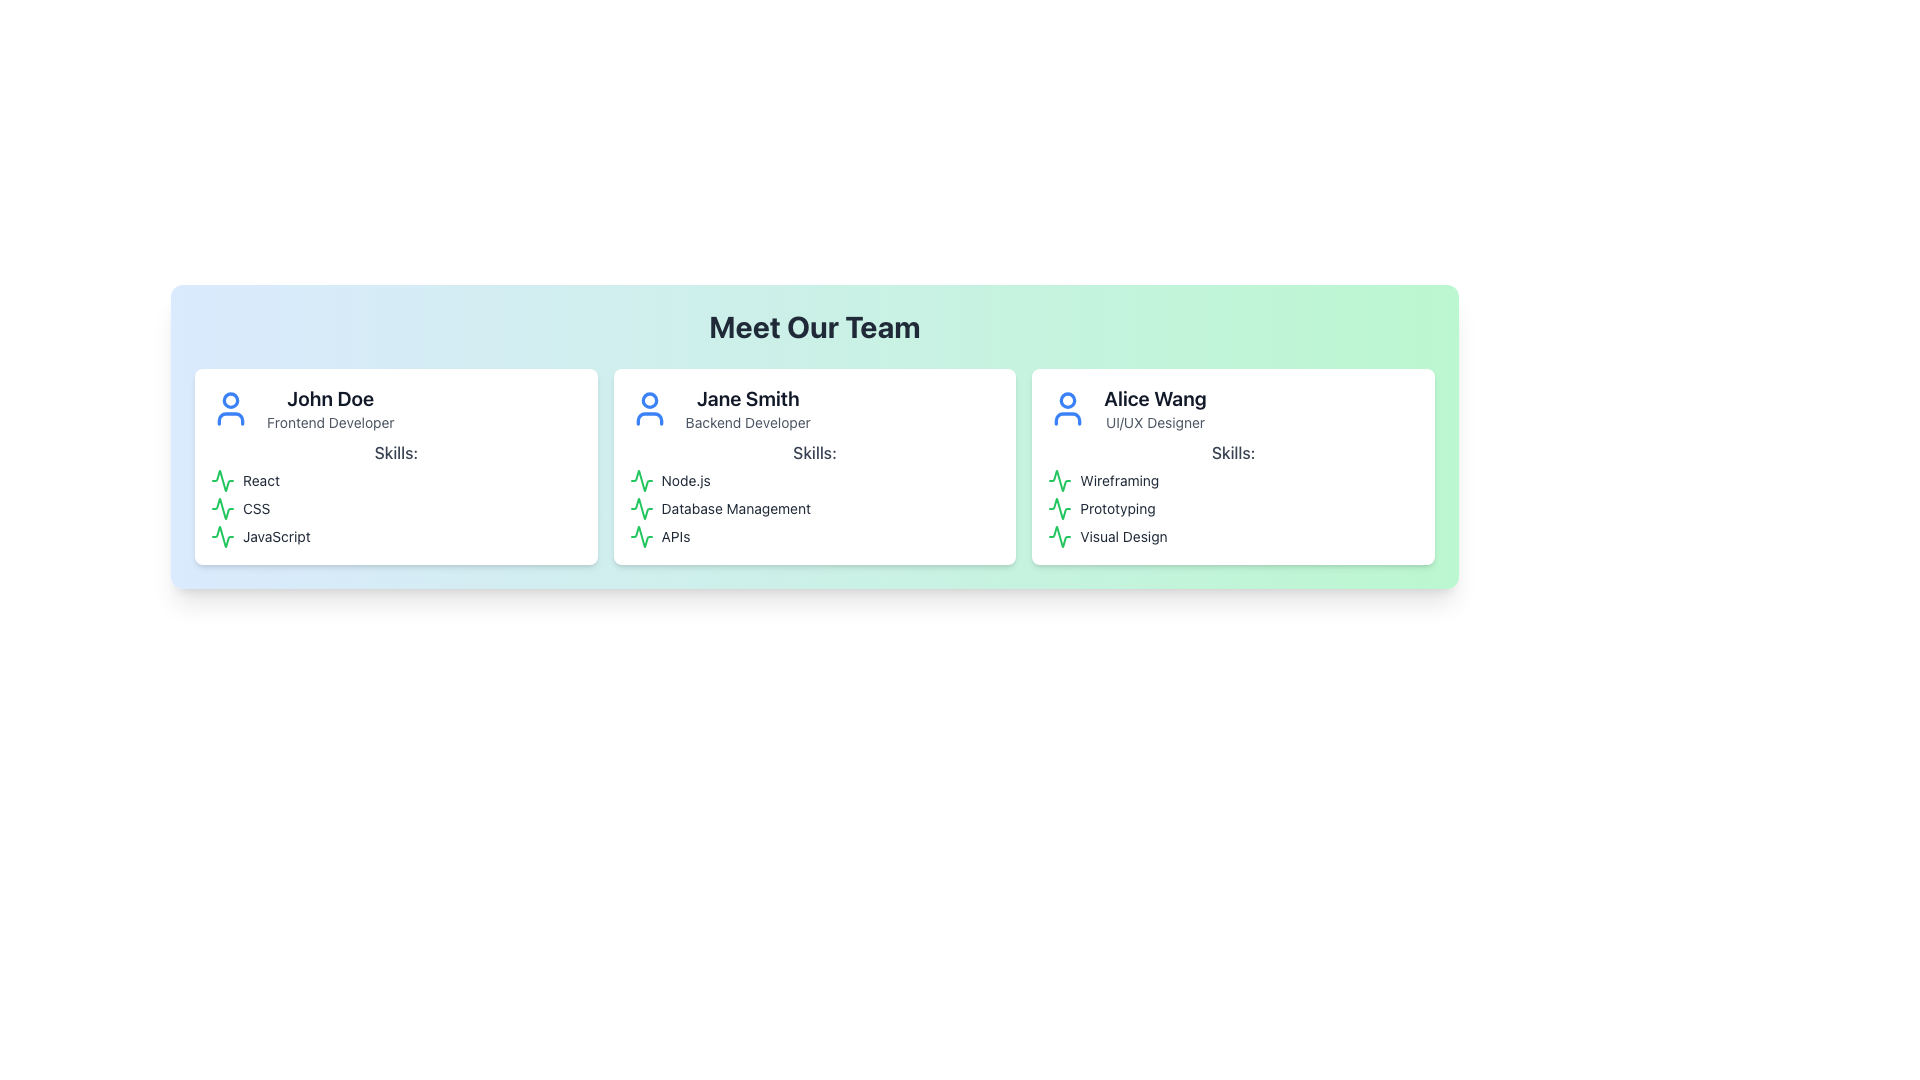  What do you see at coordinates (222, 481) in the screenshot?
I see `the green line graph icon located to the left of the text 'React' in the 'Skills' section of the 'John Doe' card` at bounding box center [222, 481].